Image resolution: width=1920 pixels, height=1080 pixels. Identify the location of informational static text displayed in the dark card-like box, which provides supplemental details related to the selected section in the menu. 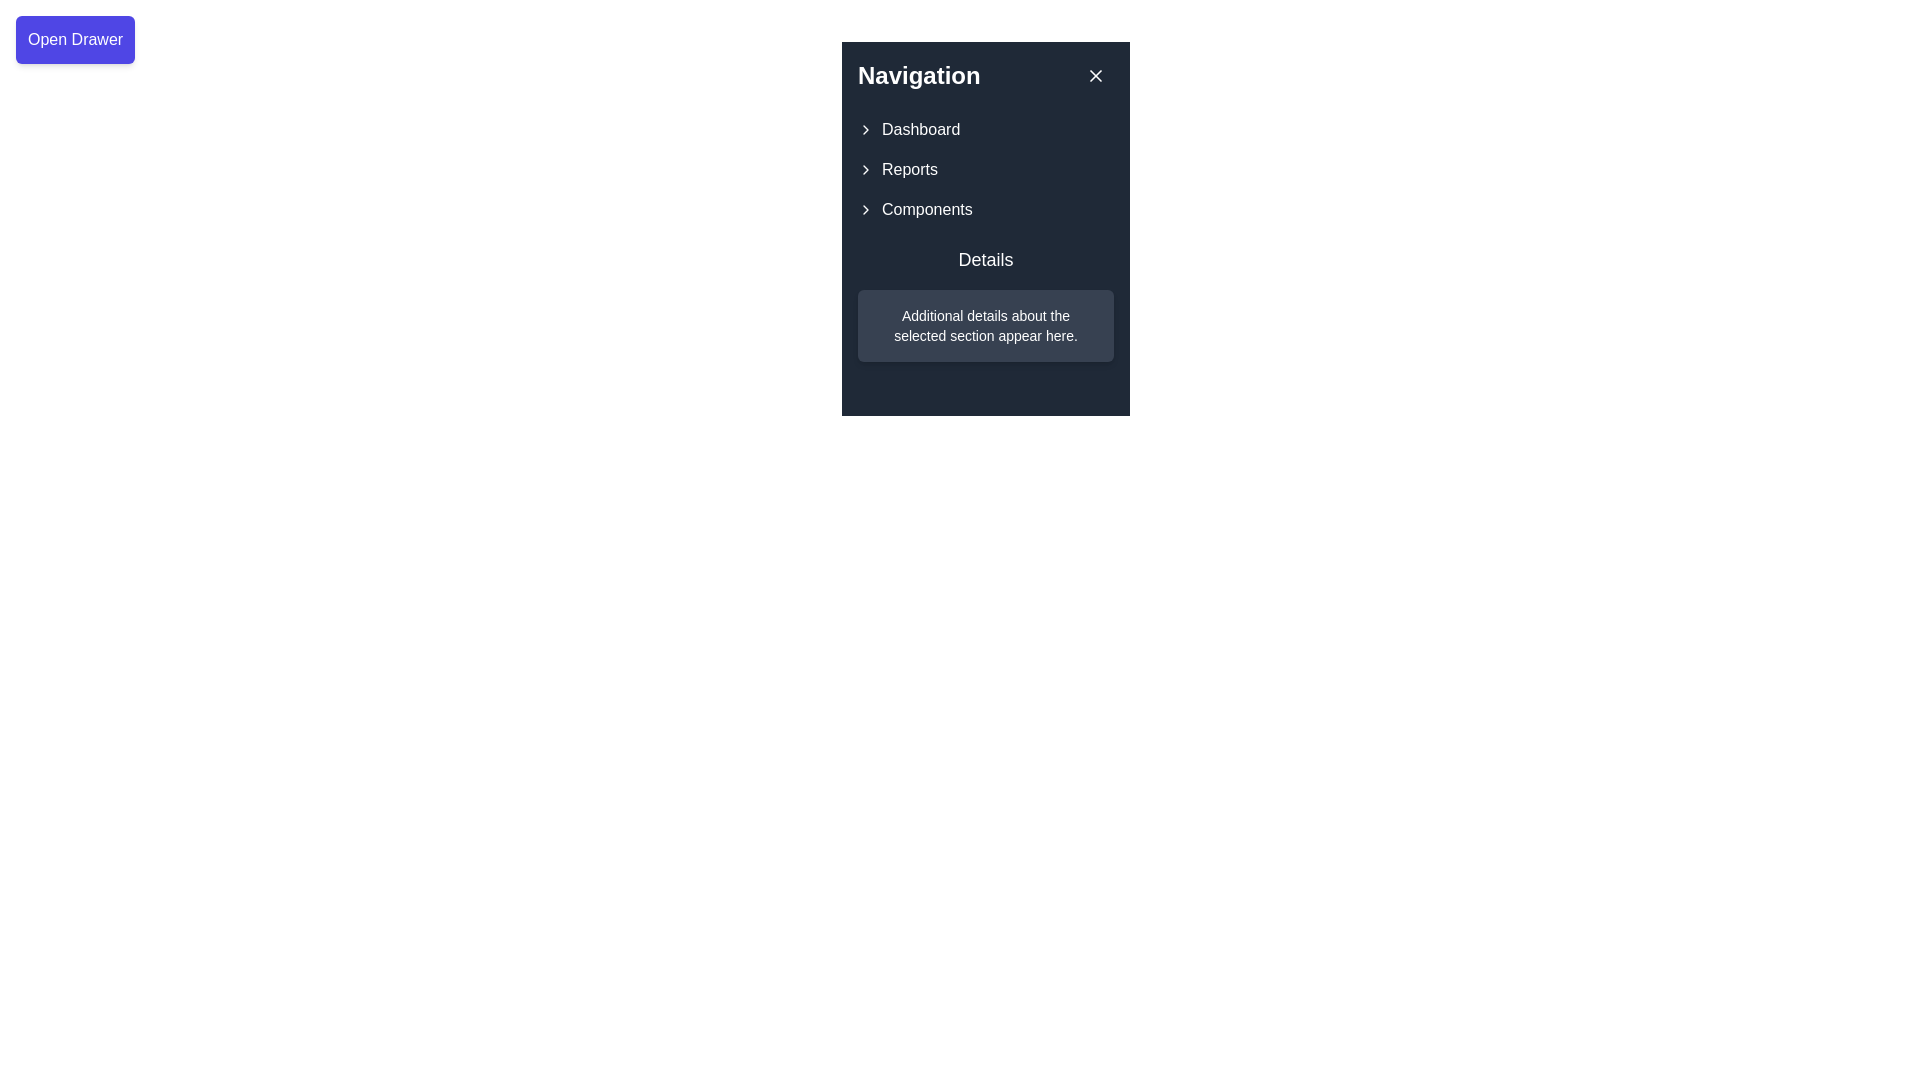
(985, 325).